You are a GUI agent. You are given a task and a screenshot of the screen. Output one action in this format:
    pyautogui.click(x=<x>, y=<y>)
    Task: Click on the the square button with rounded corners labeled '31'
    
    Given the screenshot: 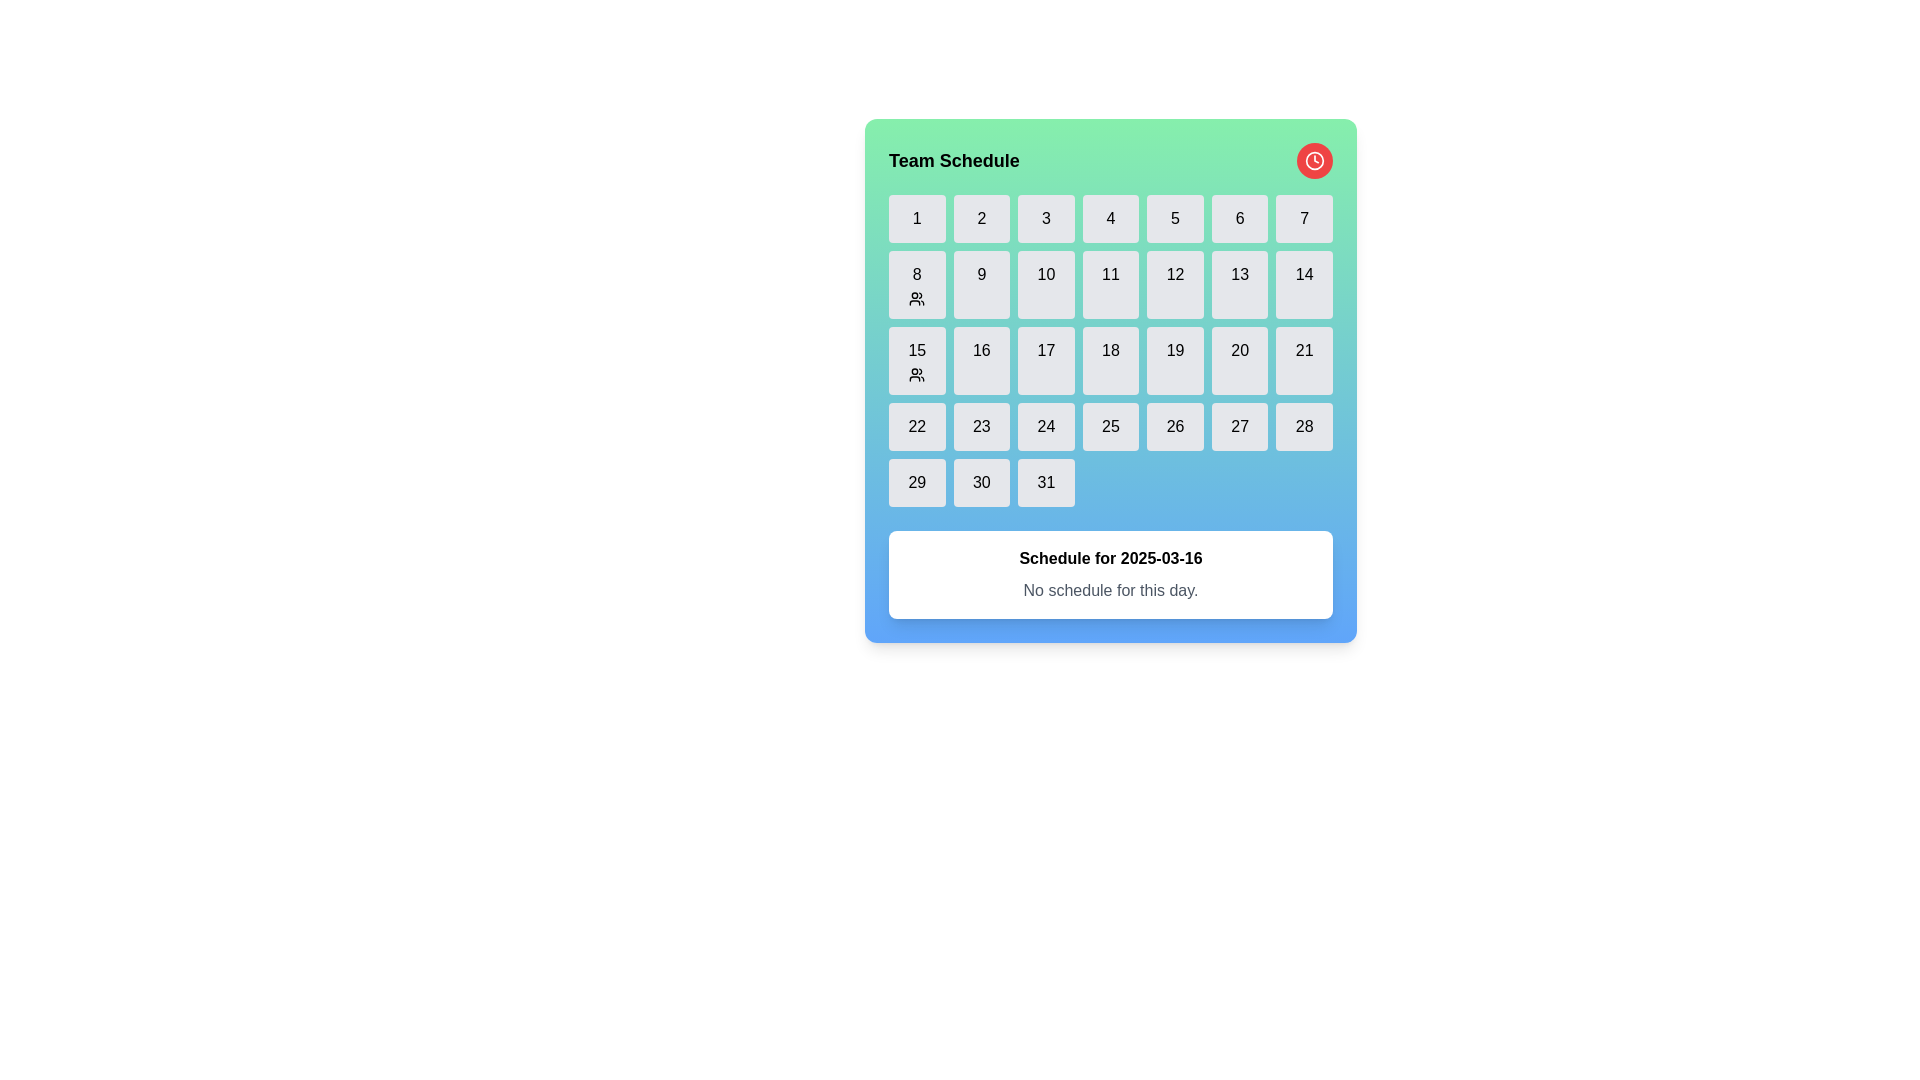 What is the action you would take?
    pyautogui.click(x=1045, y=482)
    